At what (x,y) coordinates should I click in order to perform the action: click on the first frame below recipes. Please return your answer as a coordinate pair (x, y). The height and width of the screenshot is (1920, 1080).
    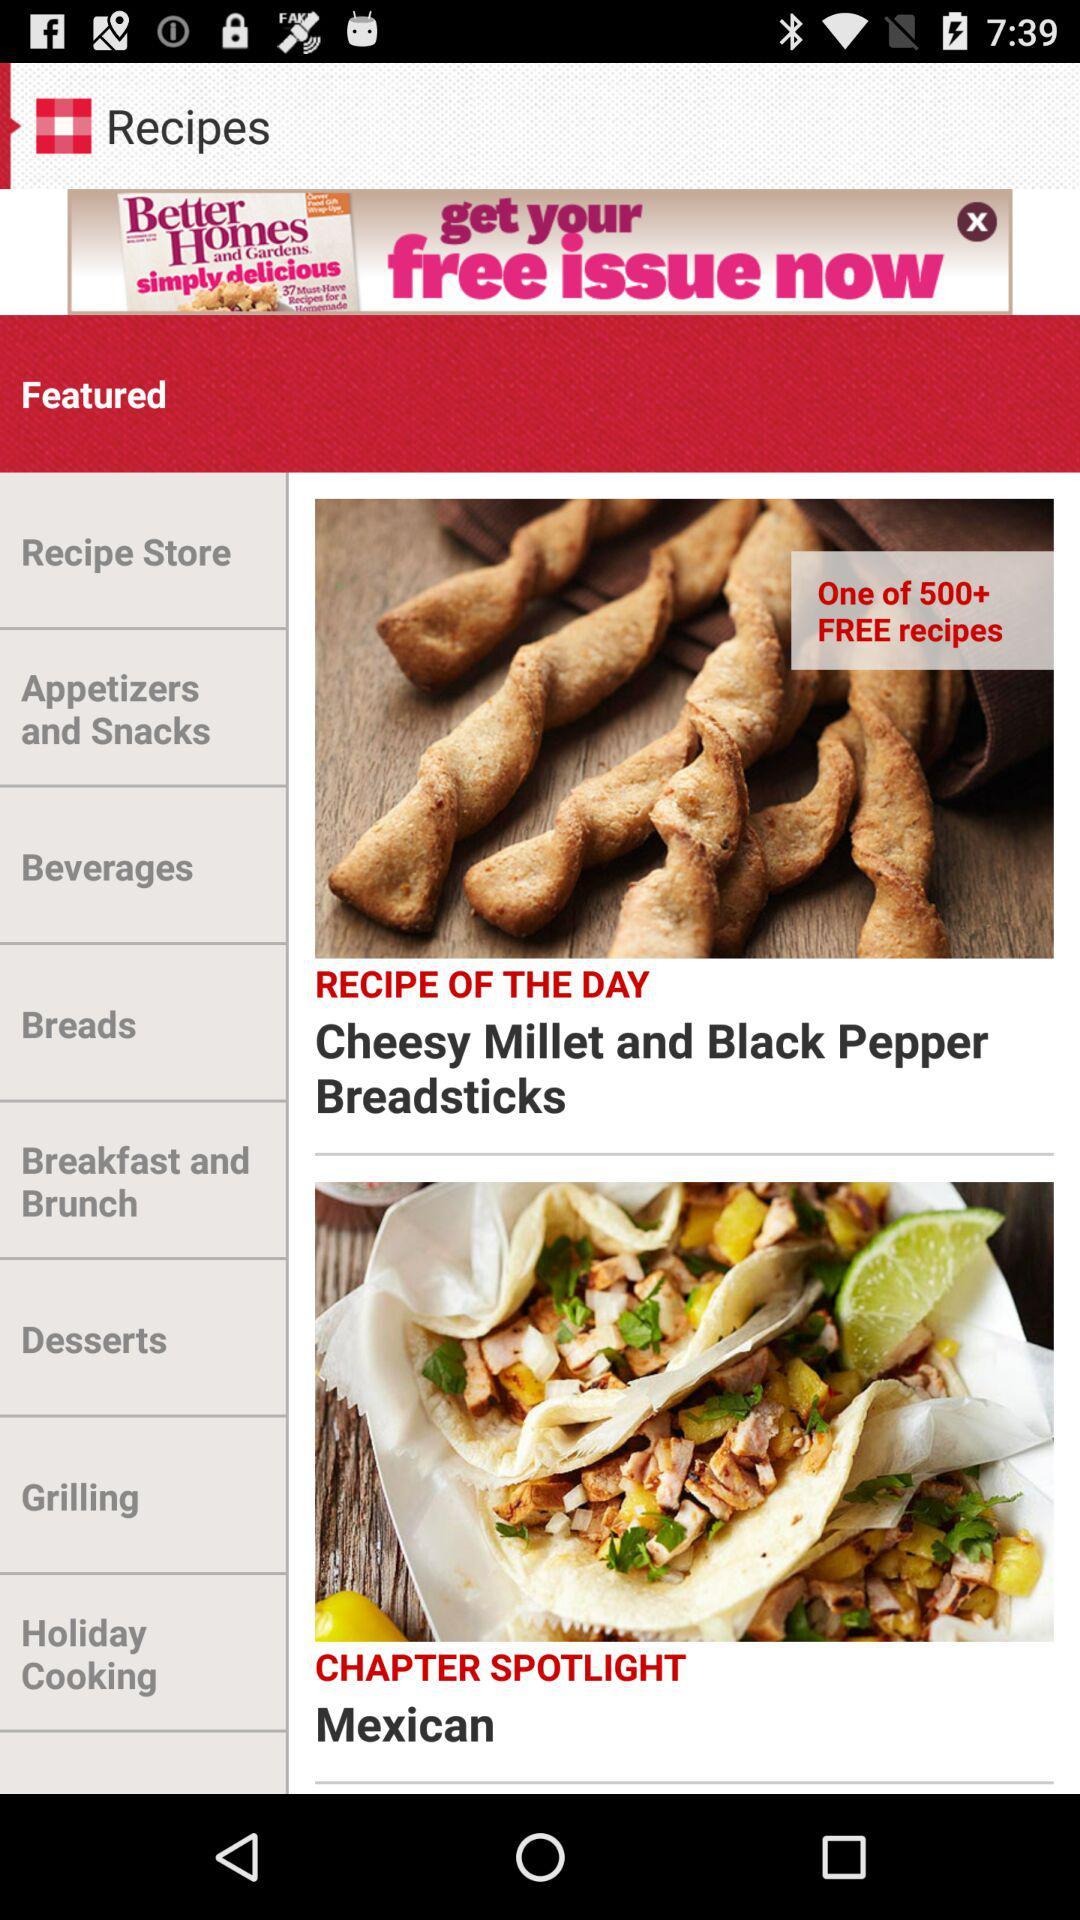
    Looking at the image, I should click on (540, 251).